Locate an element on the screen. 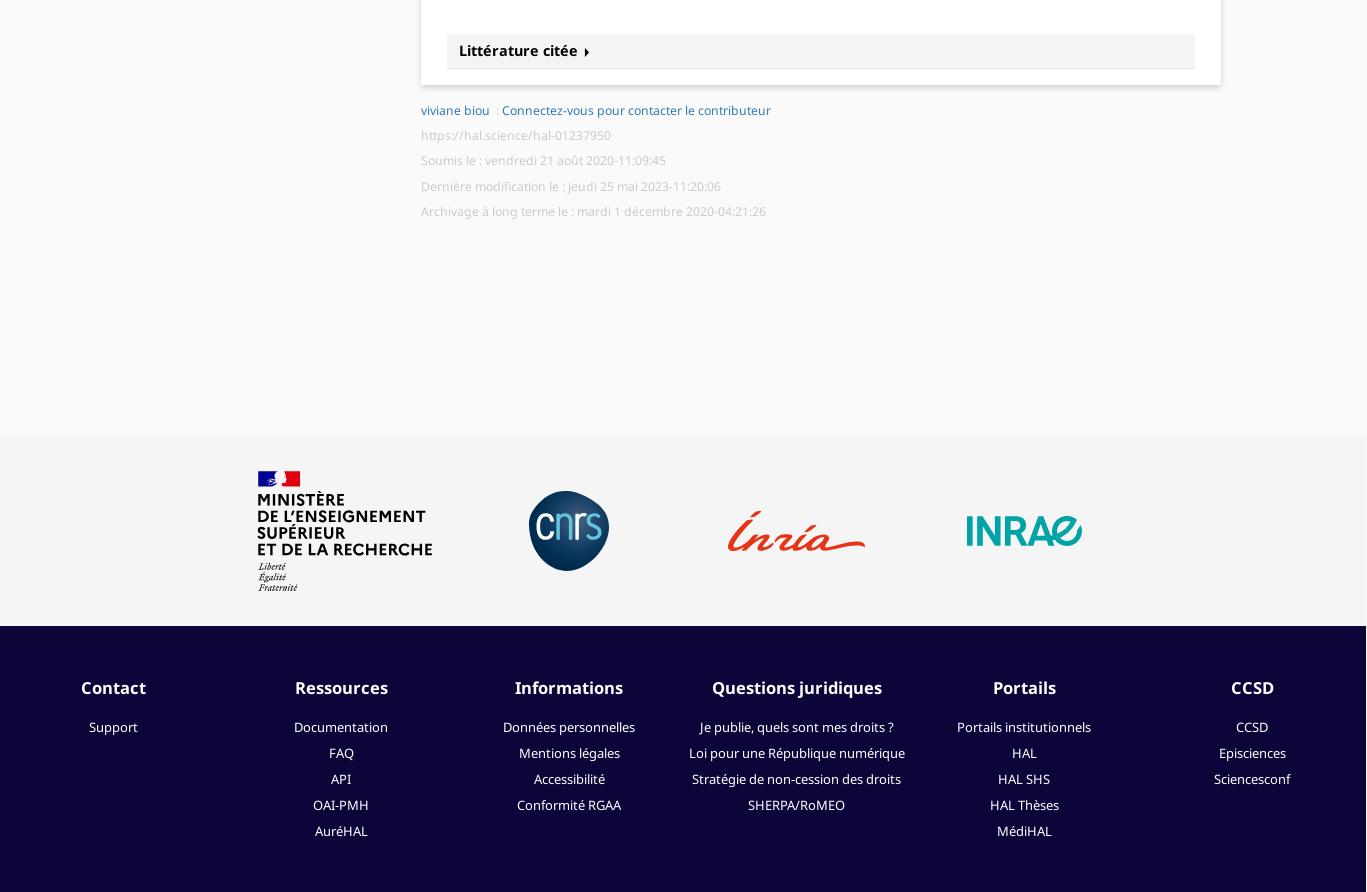  'HAL' is located at coordinates (1022, 751).